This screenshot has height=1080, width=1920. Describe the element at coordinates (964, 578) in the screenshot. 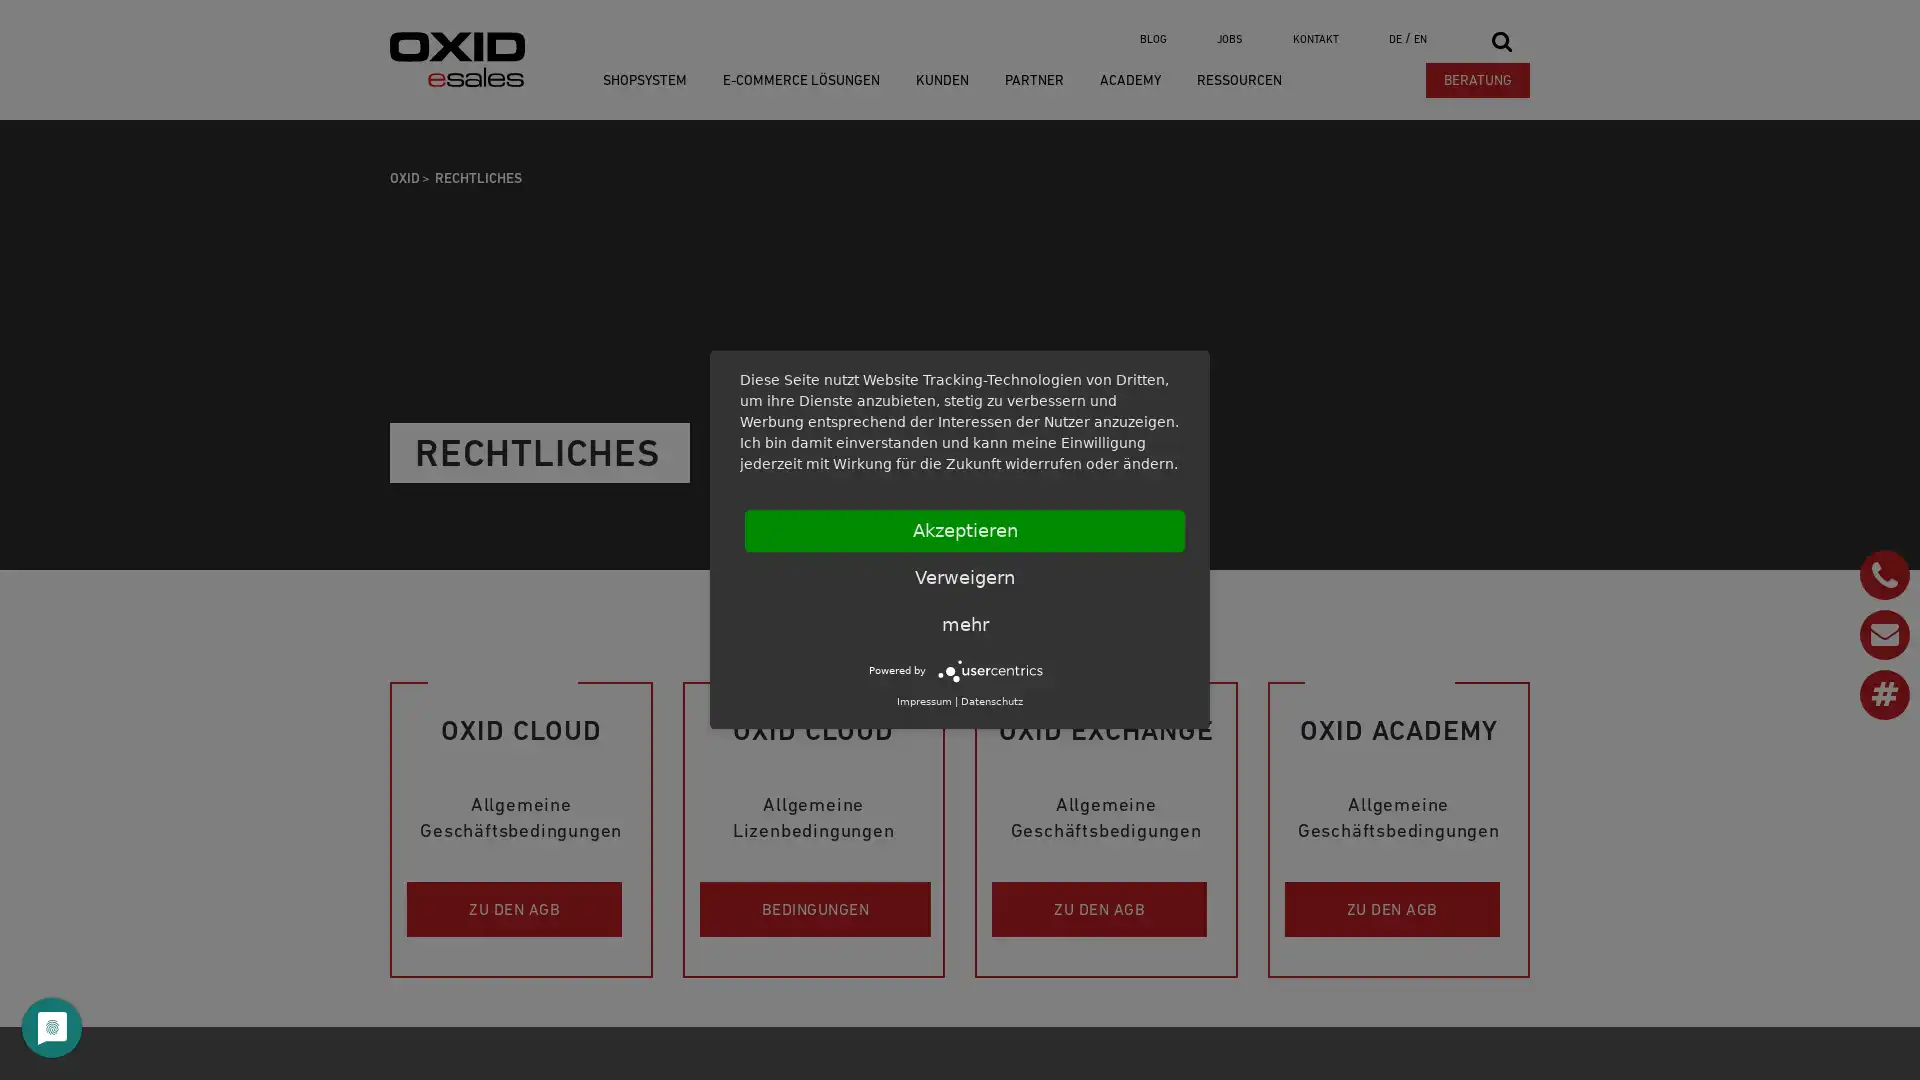

I see `Verweigern` at that location.